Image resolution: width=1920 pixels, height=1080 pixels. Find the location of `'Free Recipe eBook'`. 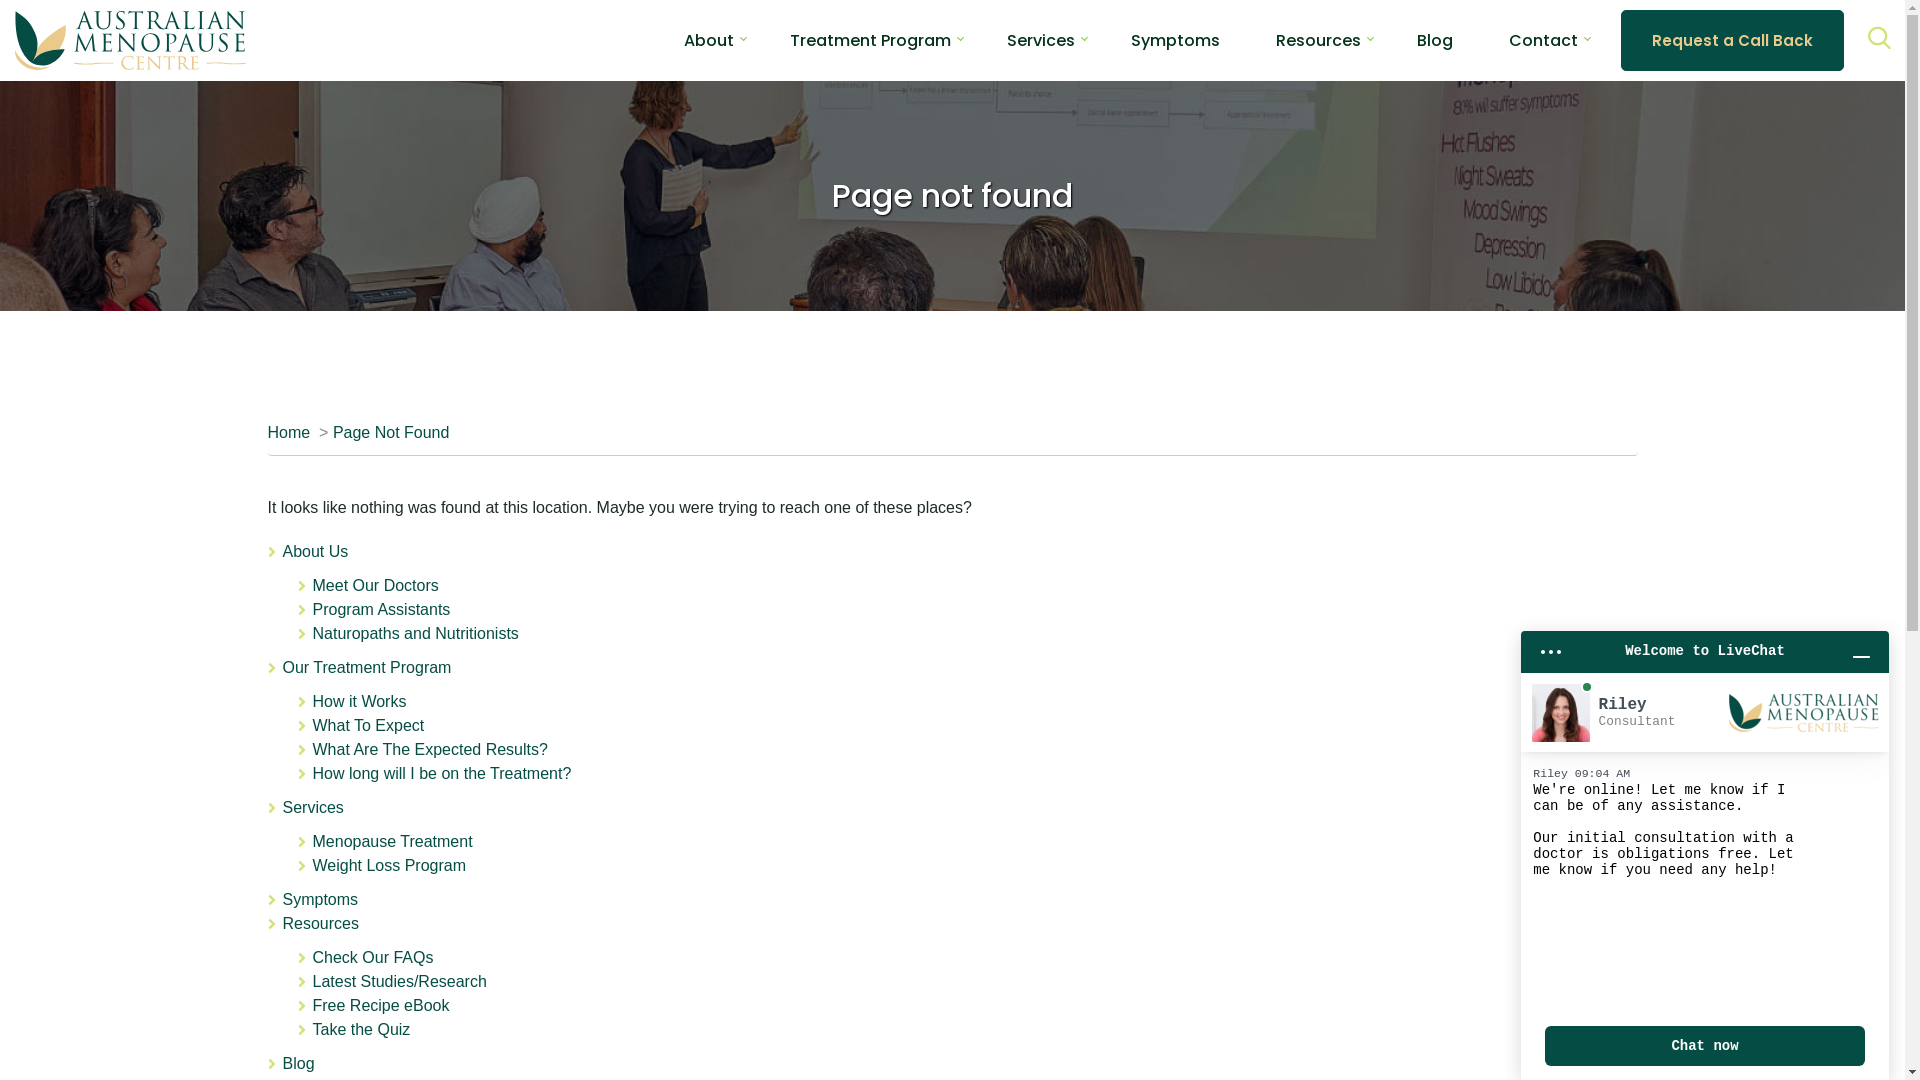

'Free Recipe eBook' is located at coordinates (380, 1005).